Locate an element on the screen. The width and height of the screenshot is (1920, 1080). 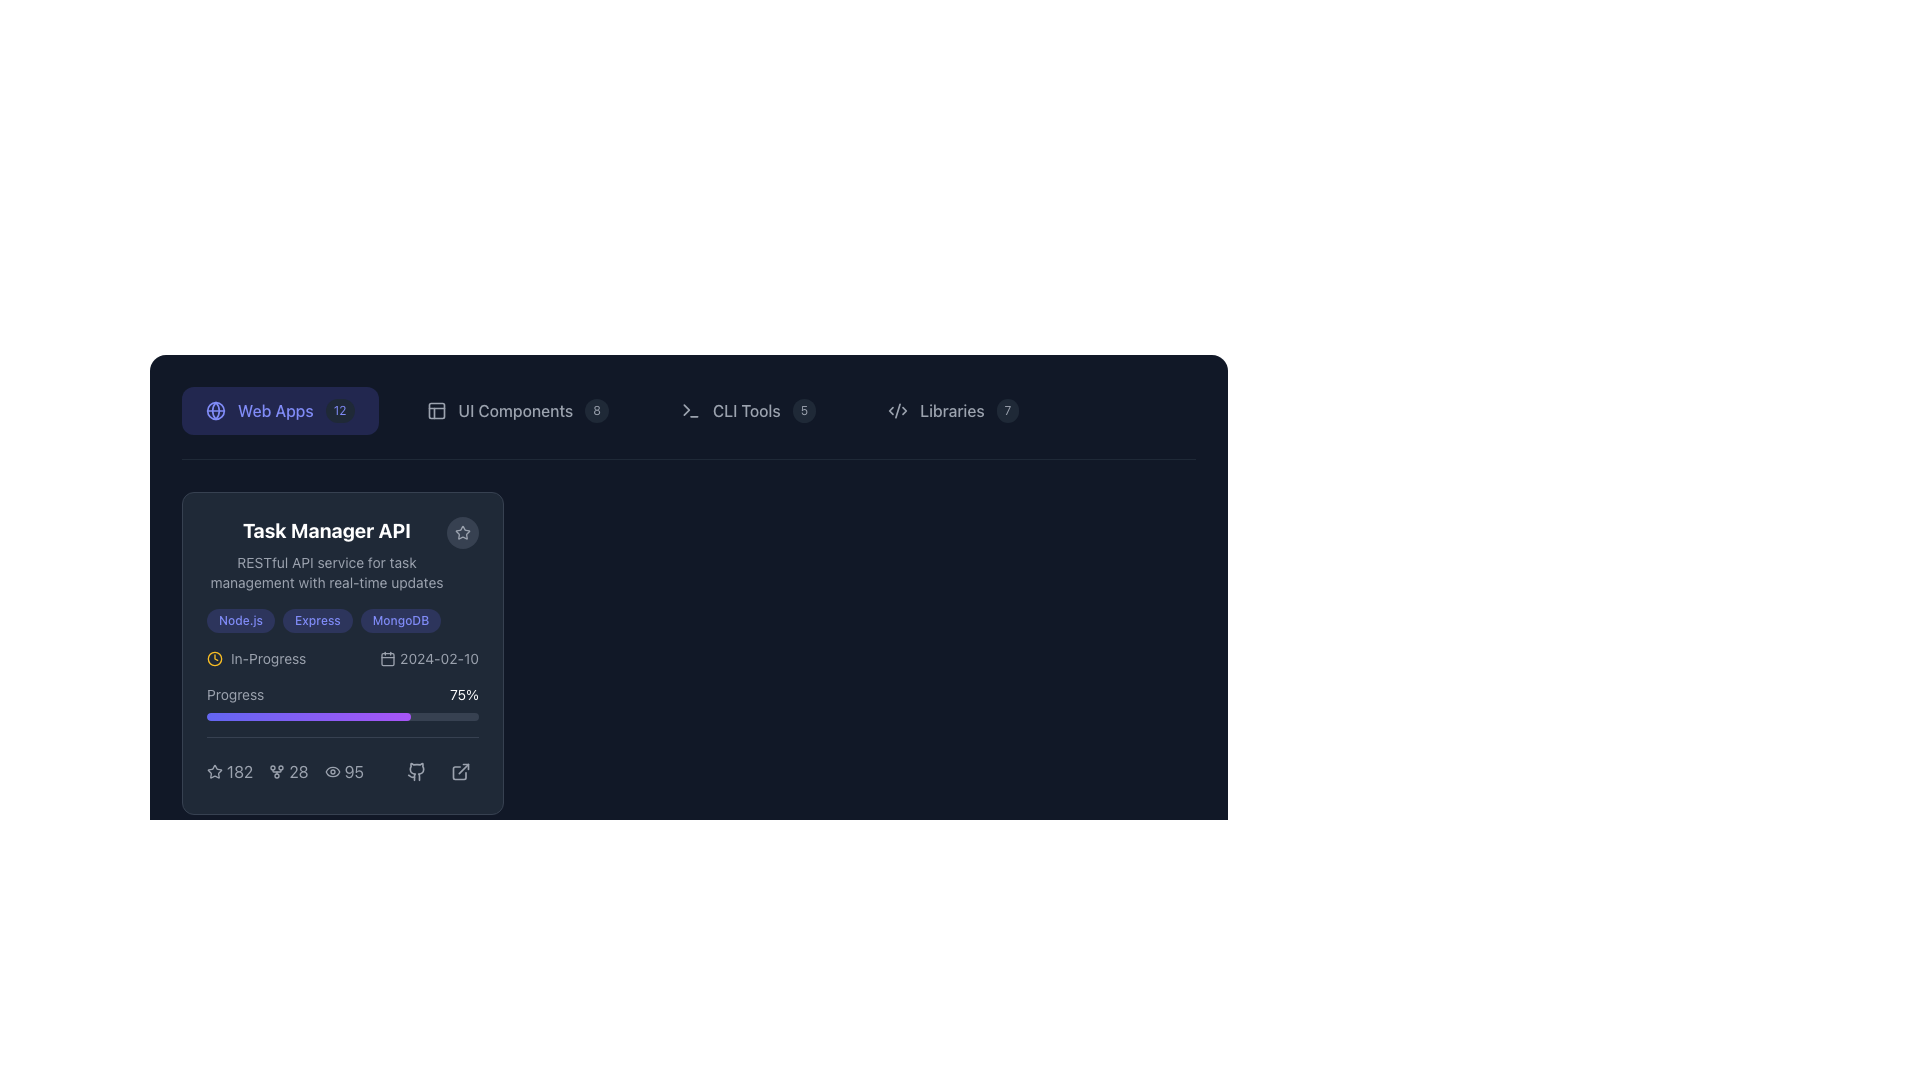
the Date display element which shows the calendar icon and the date '2024-02-10', located to the right of the 'In-Progress' label in the 'Task Manager API' section is located at coordinates (428, 659).